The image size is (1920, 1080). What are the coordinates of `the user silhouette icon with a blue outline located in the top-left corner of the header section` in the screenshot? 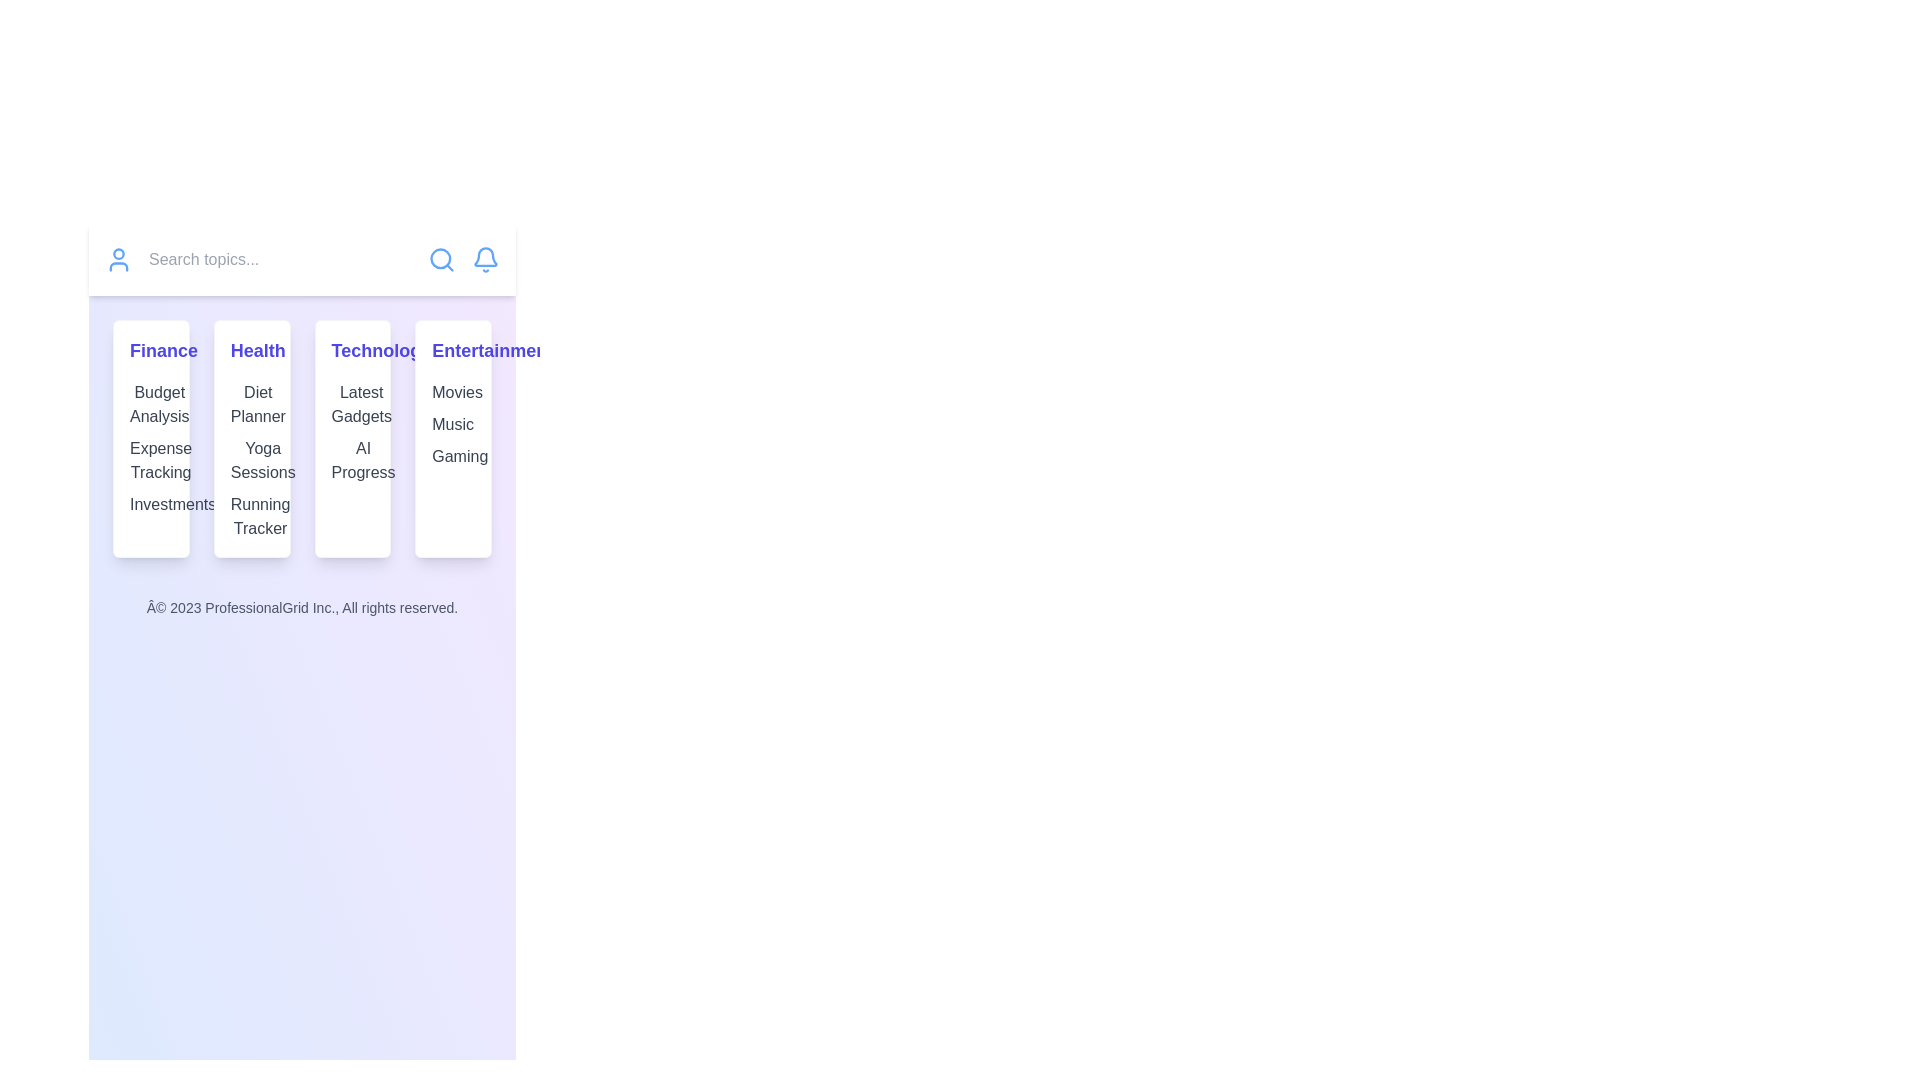 It's located at (118, 258).